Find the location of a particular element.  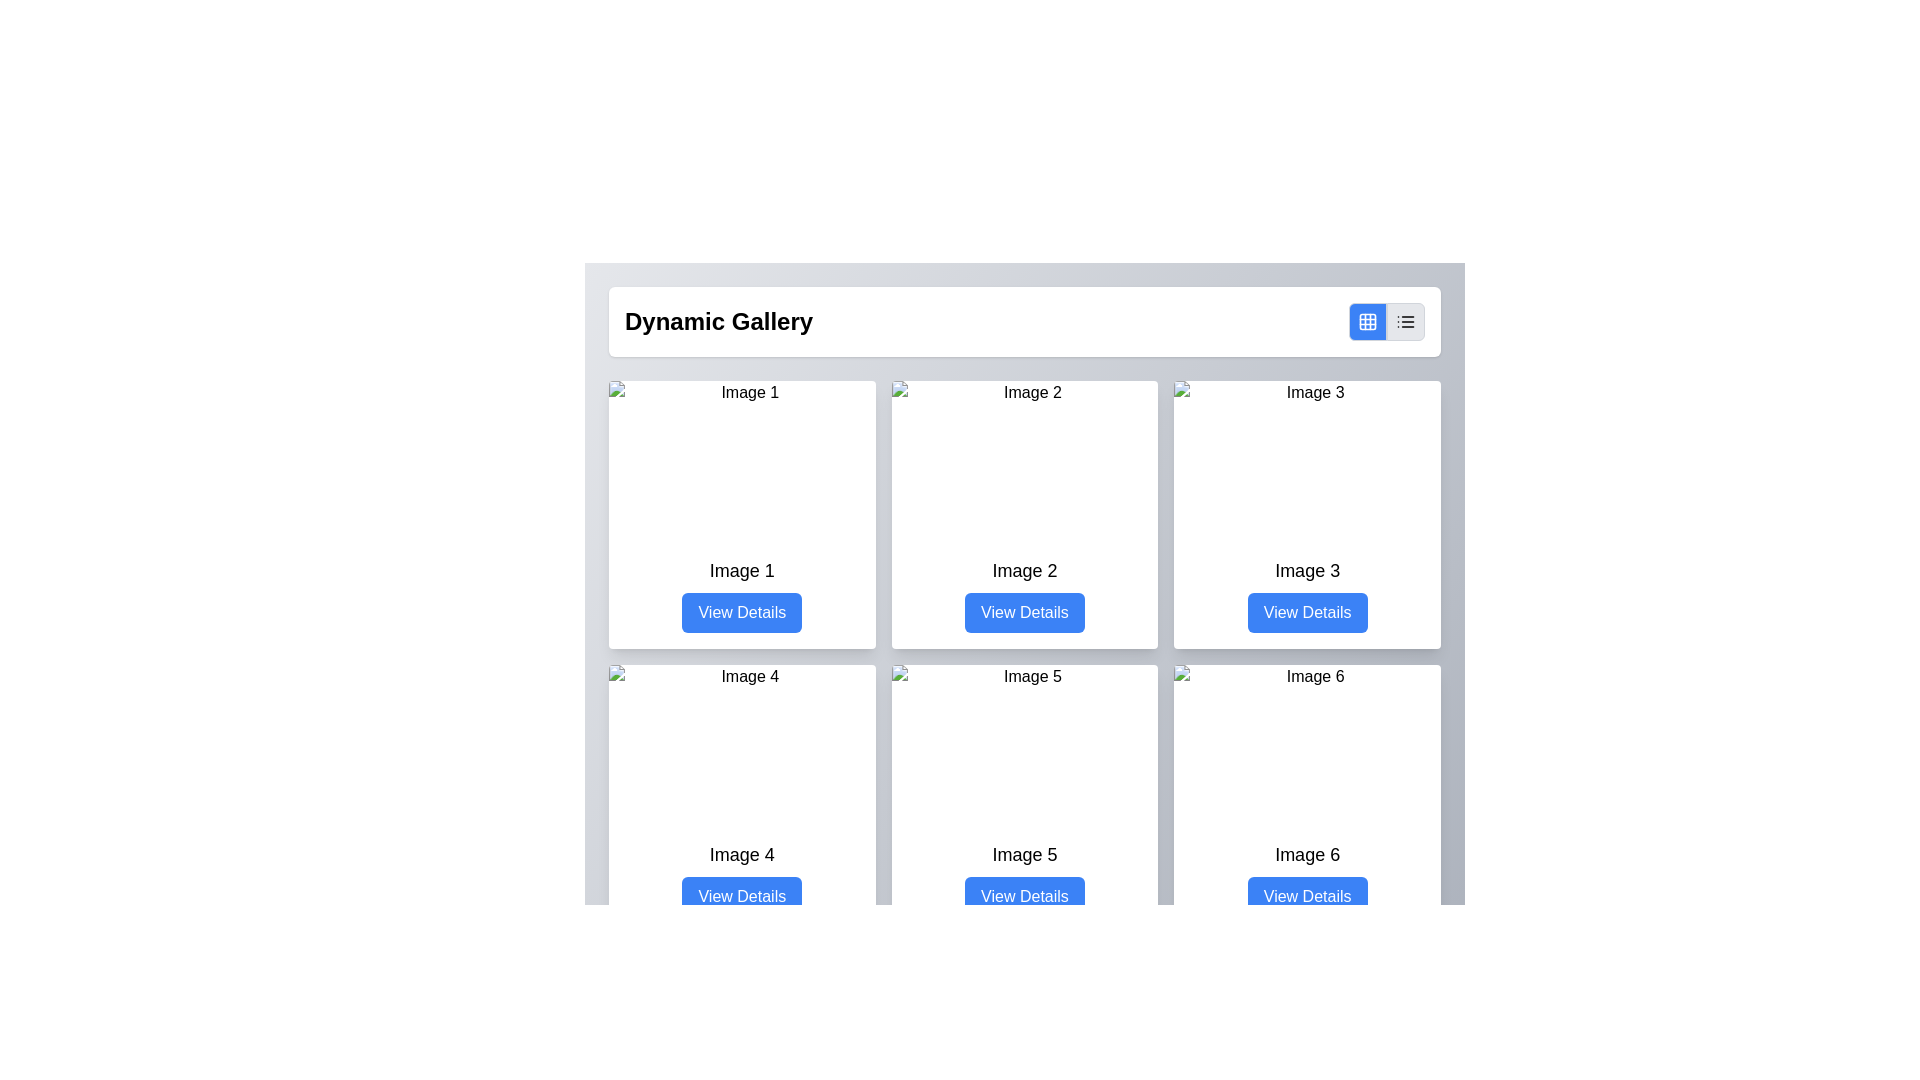

the 'View Details' button associated with the 'Image 5' label in the composite UI component located at the center of the bottom row in the grid layout is located at coordinates (1024, 878).